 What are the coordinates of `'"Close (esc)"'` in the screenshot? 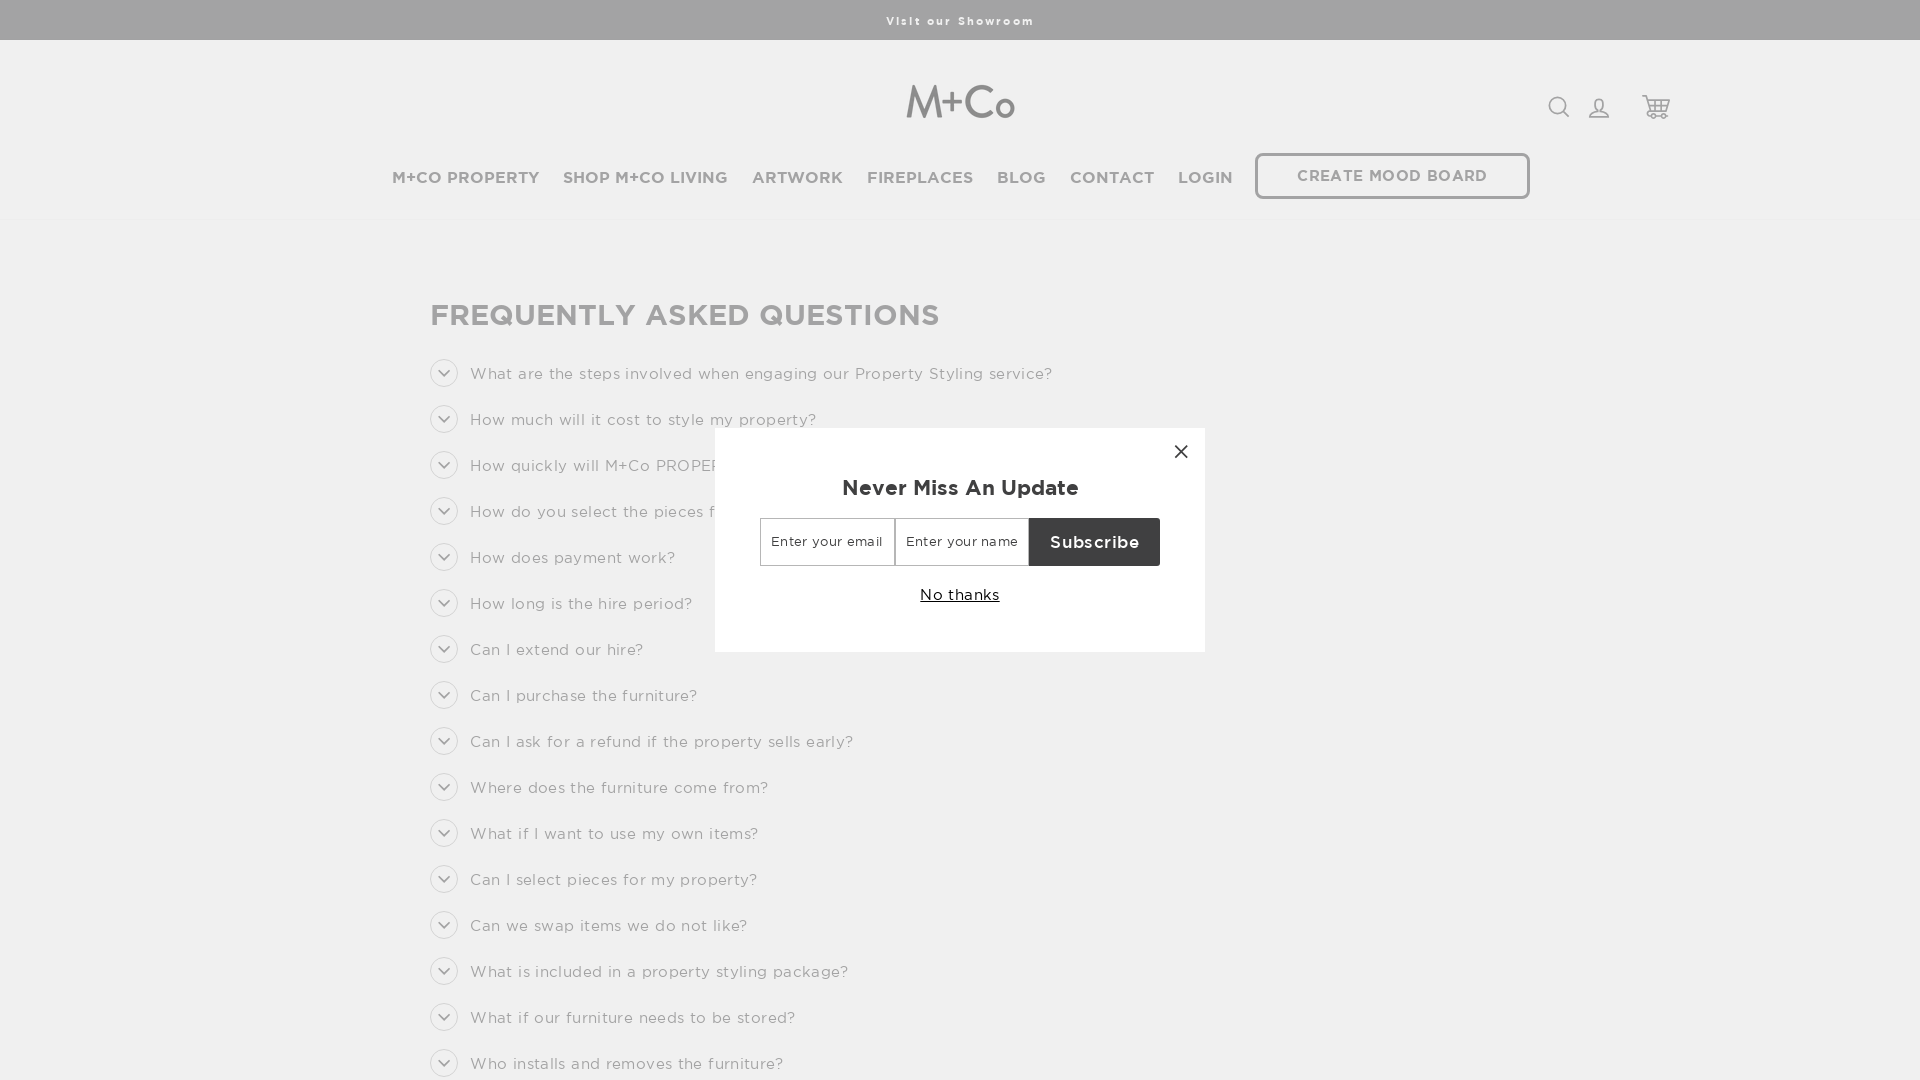 It's located at (1180, 451).